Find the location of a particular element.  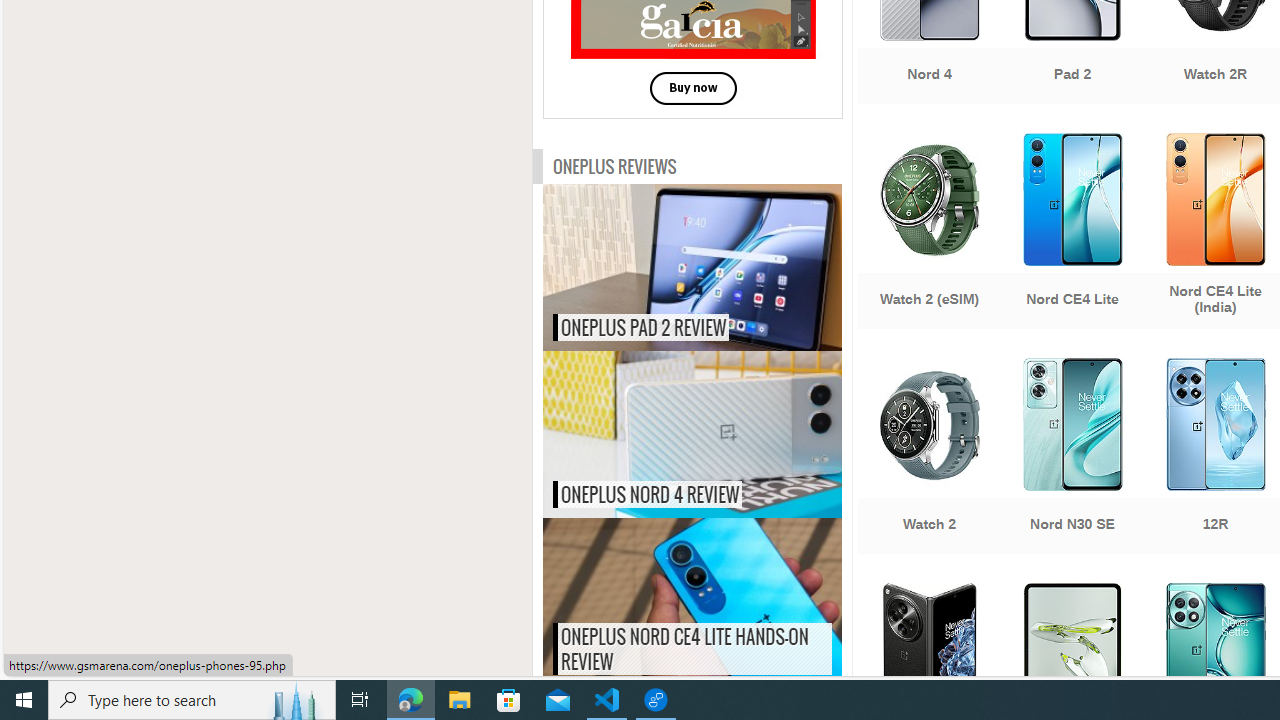

'OnePlus Pad 2 review ONEPLUS PAD 2 REVIEW' is located at coordinates (692, 266).